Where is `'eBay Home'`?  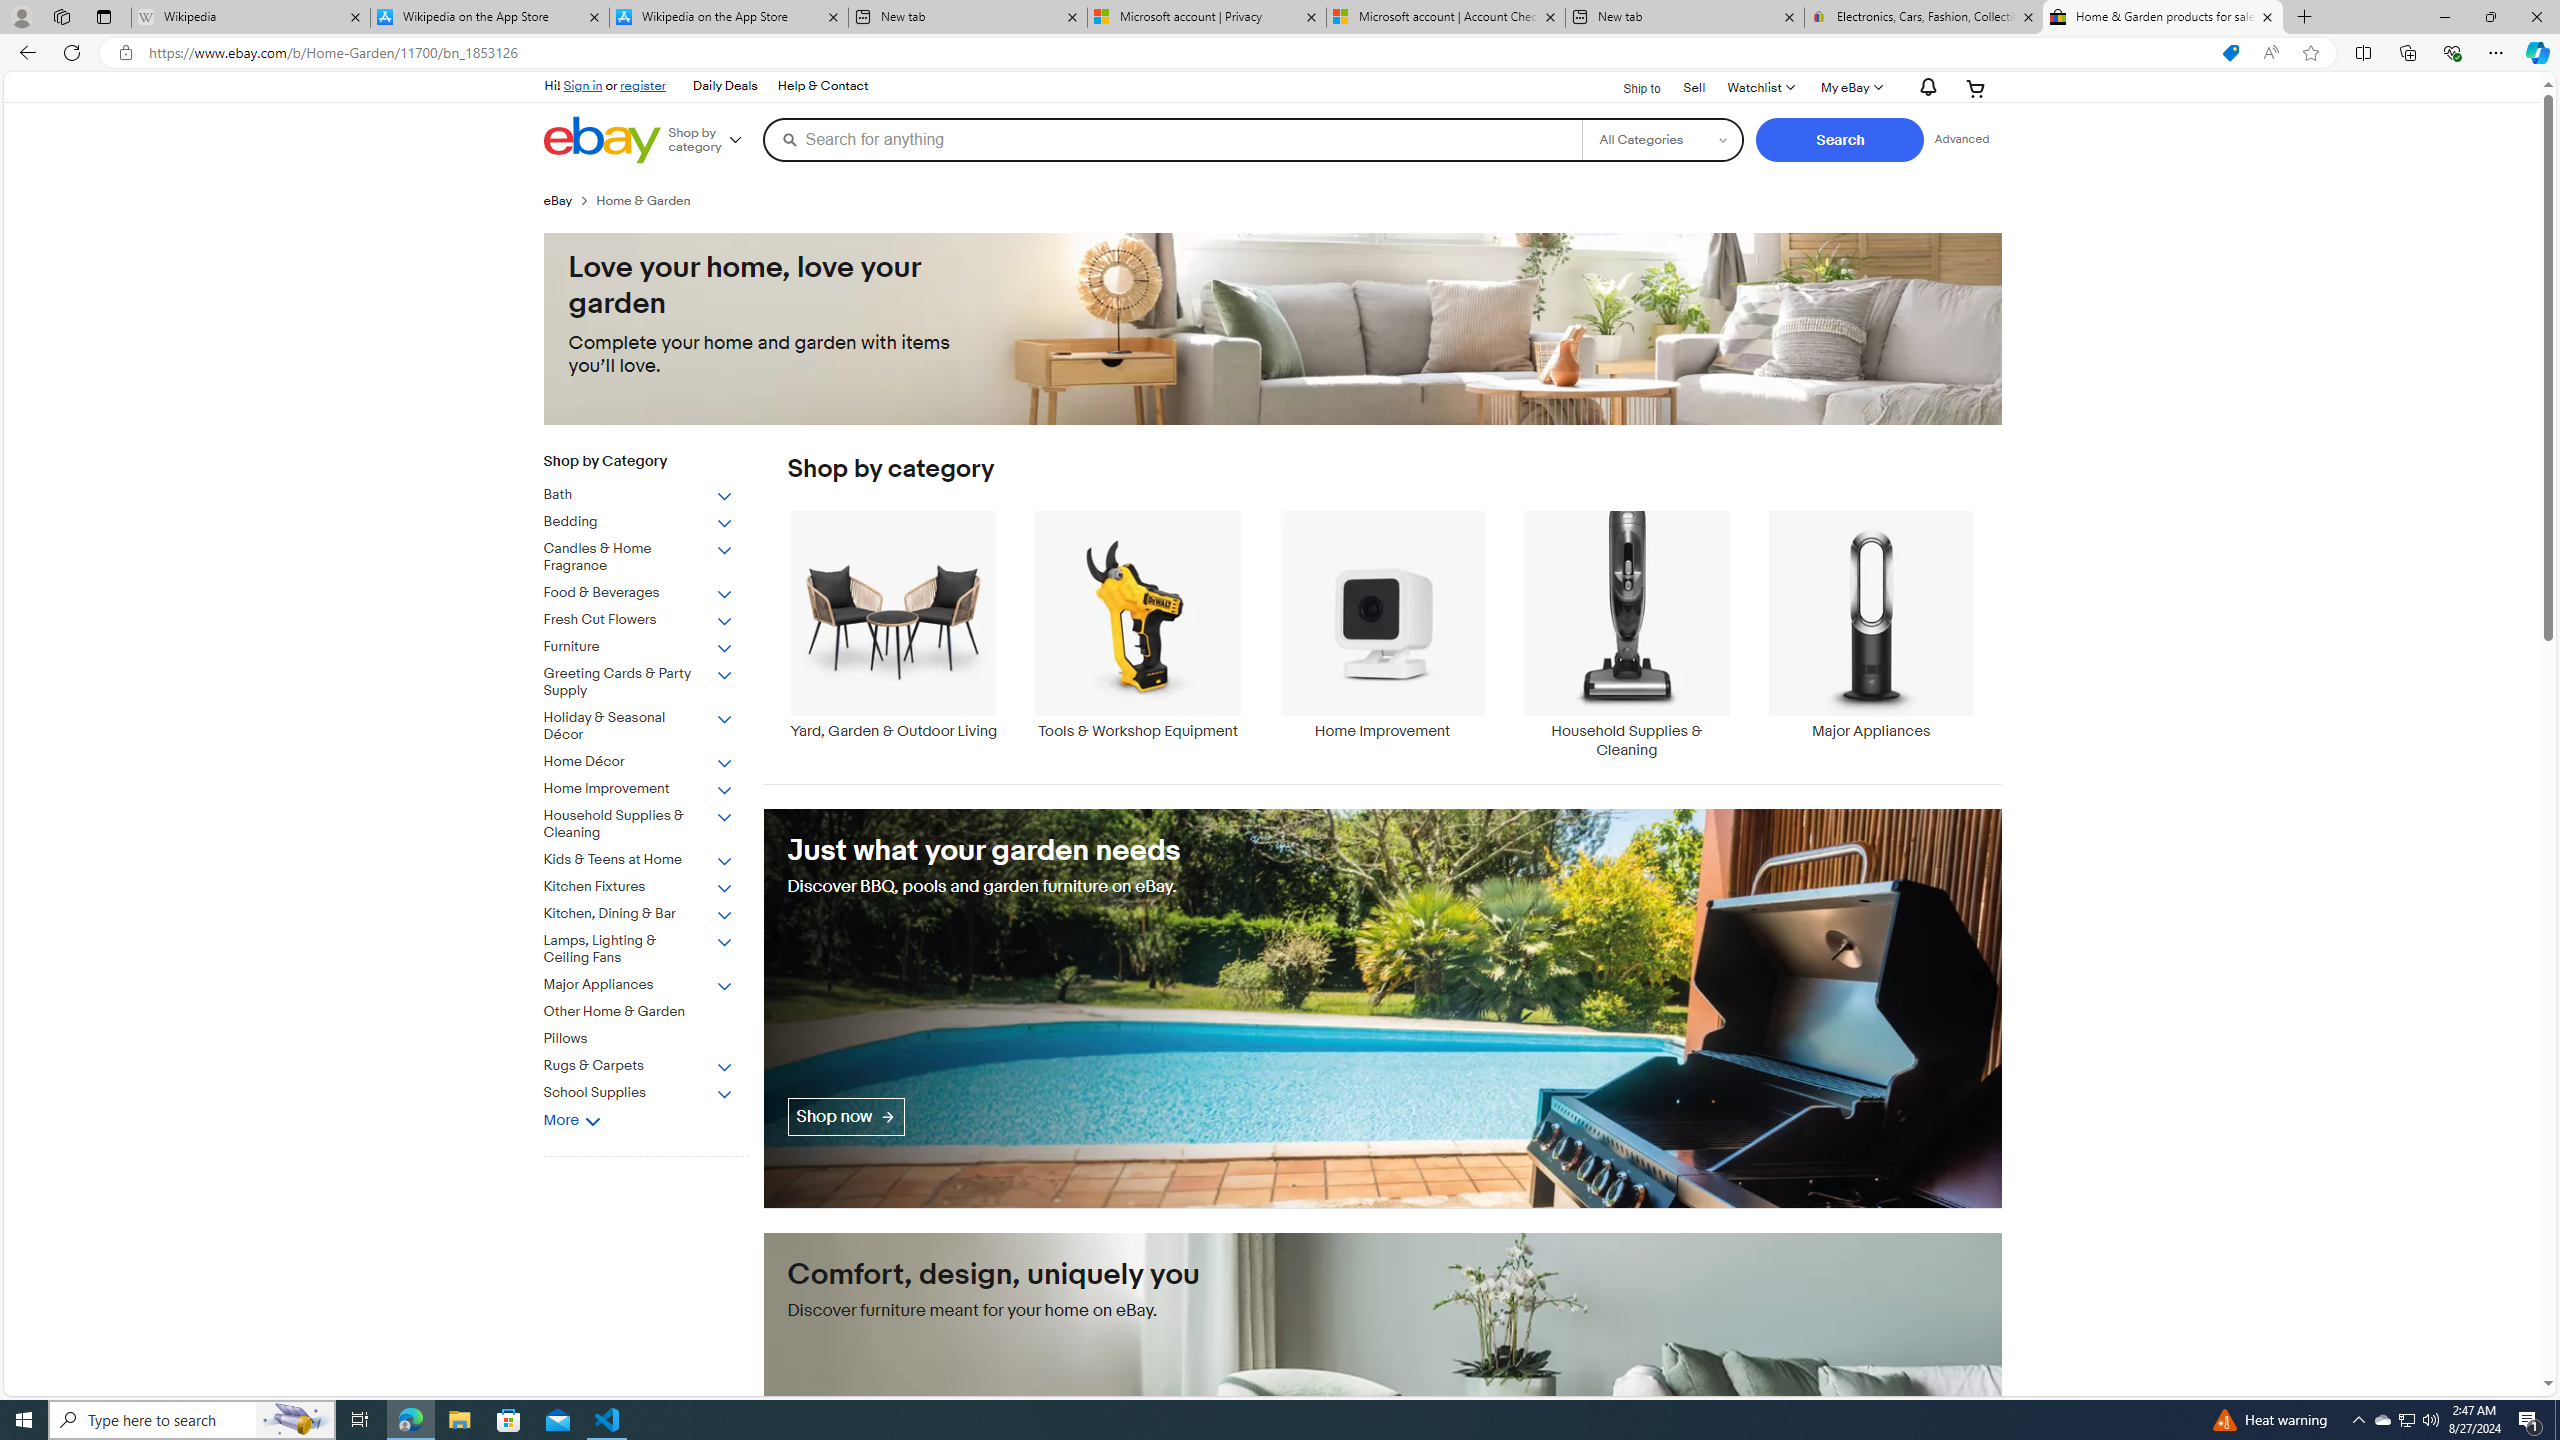
'eBay Home' is located at coordinates (600, 139).